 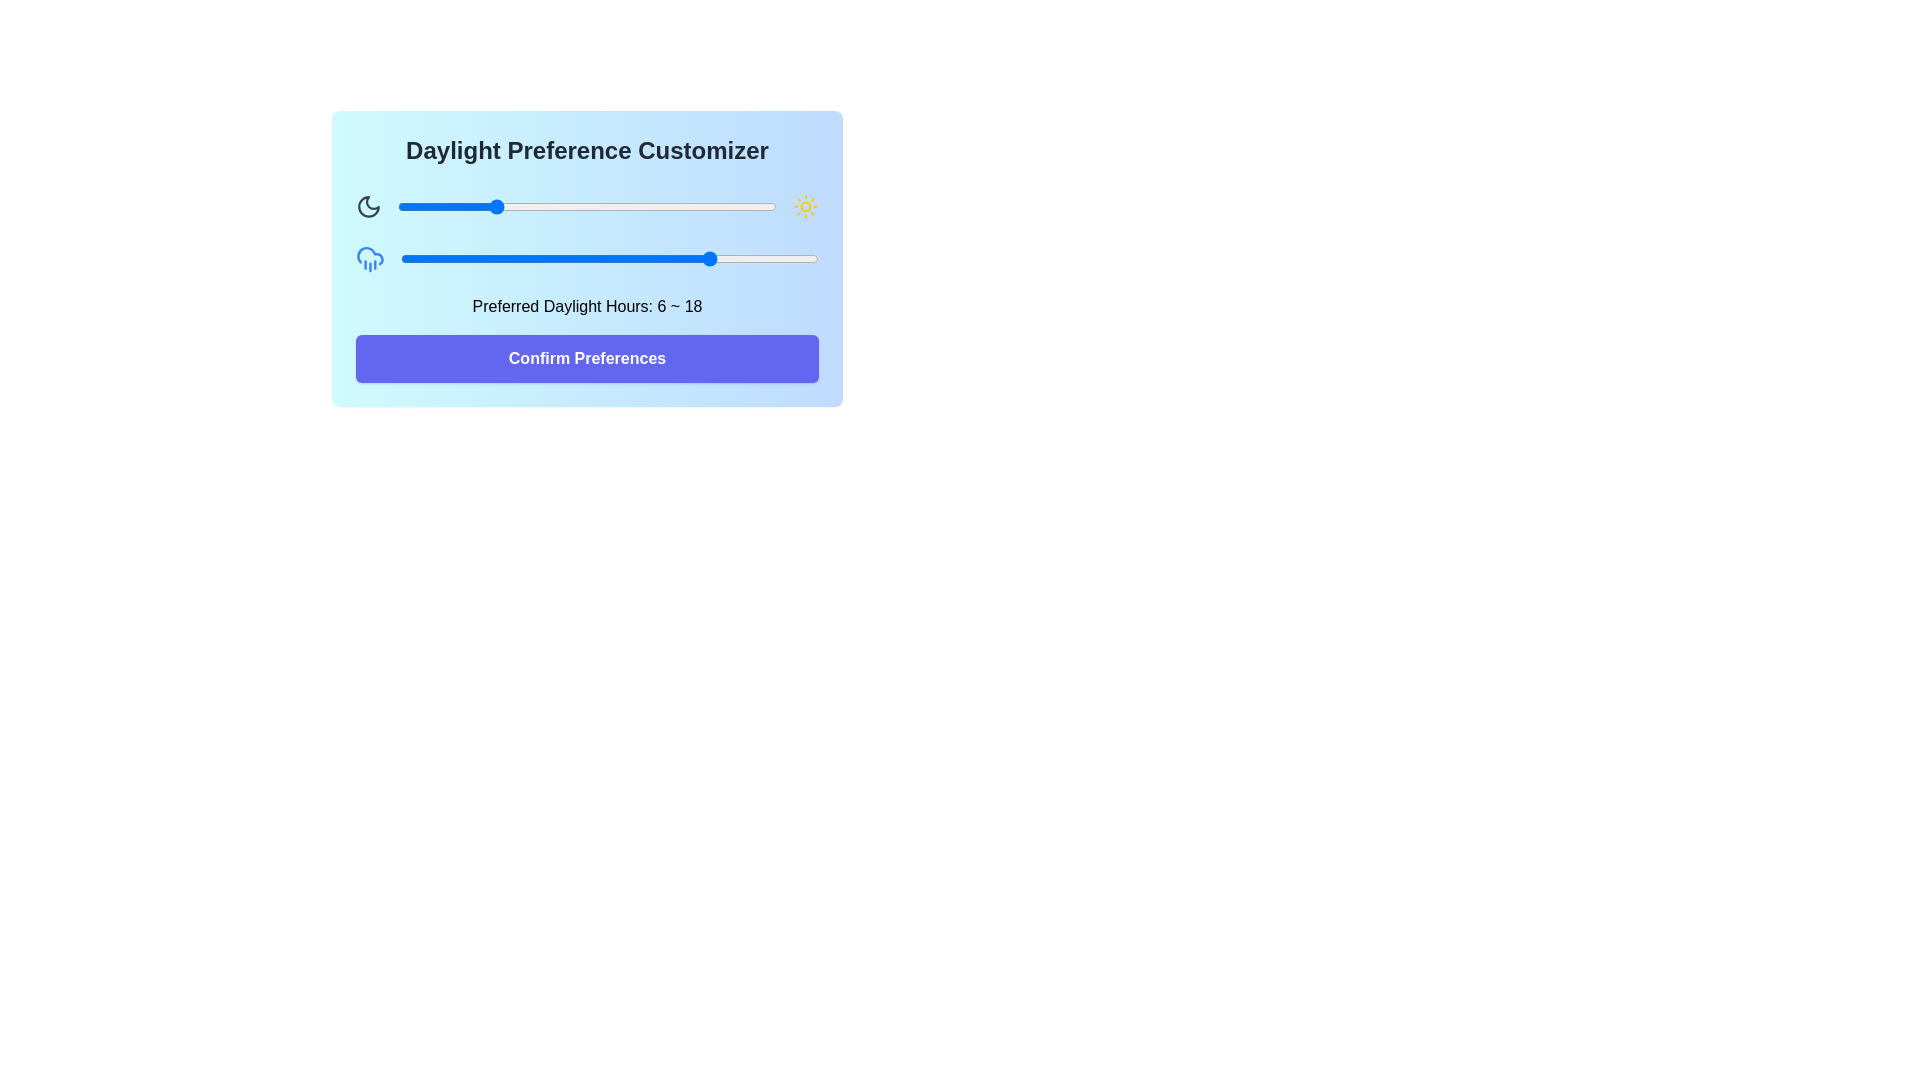 What do you see at coordinates (370, 257) in the screenshot?
I see `the cloud icon with raindrops located in the 'Daylight Preference Customizer' box, positioned to the right of the crescent moon icon` at bounding box center [370, 257].